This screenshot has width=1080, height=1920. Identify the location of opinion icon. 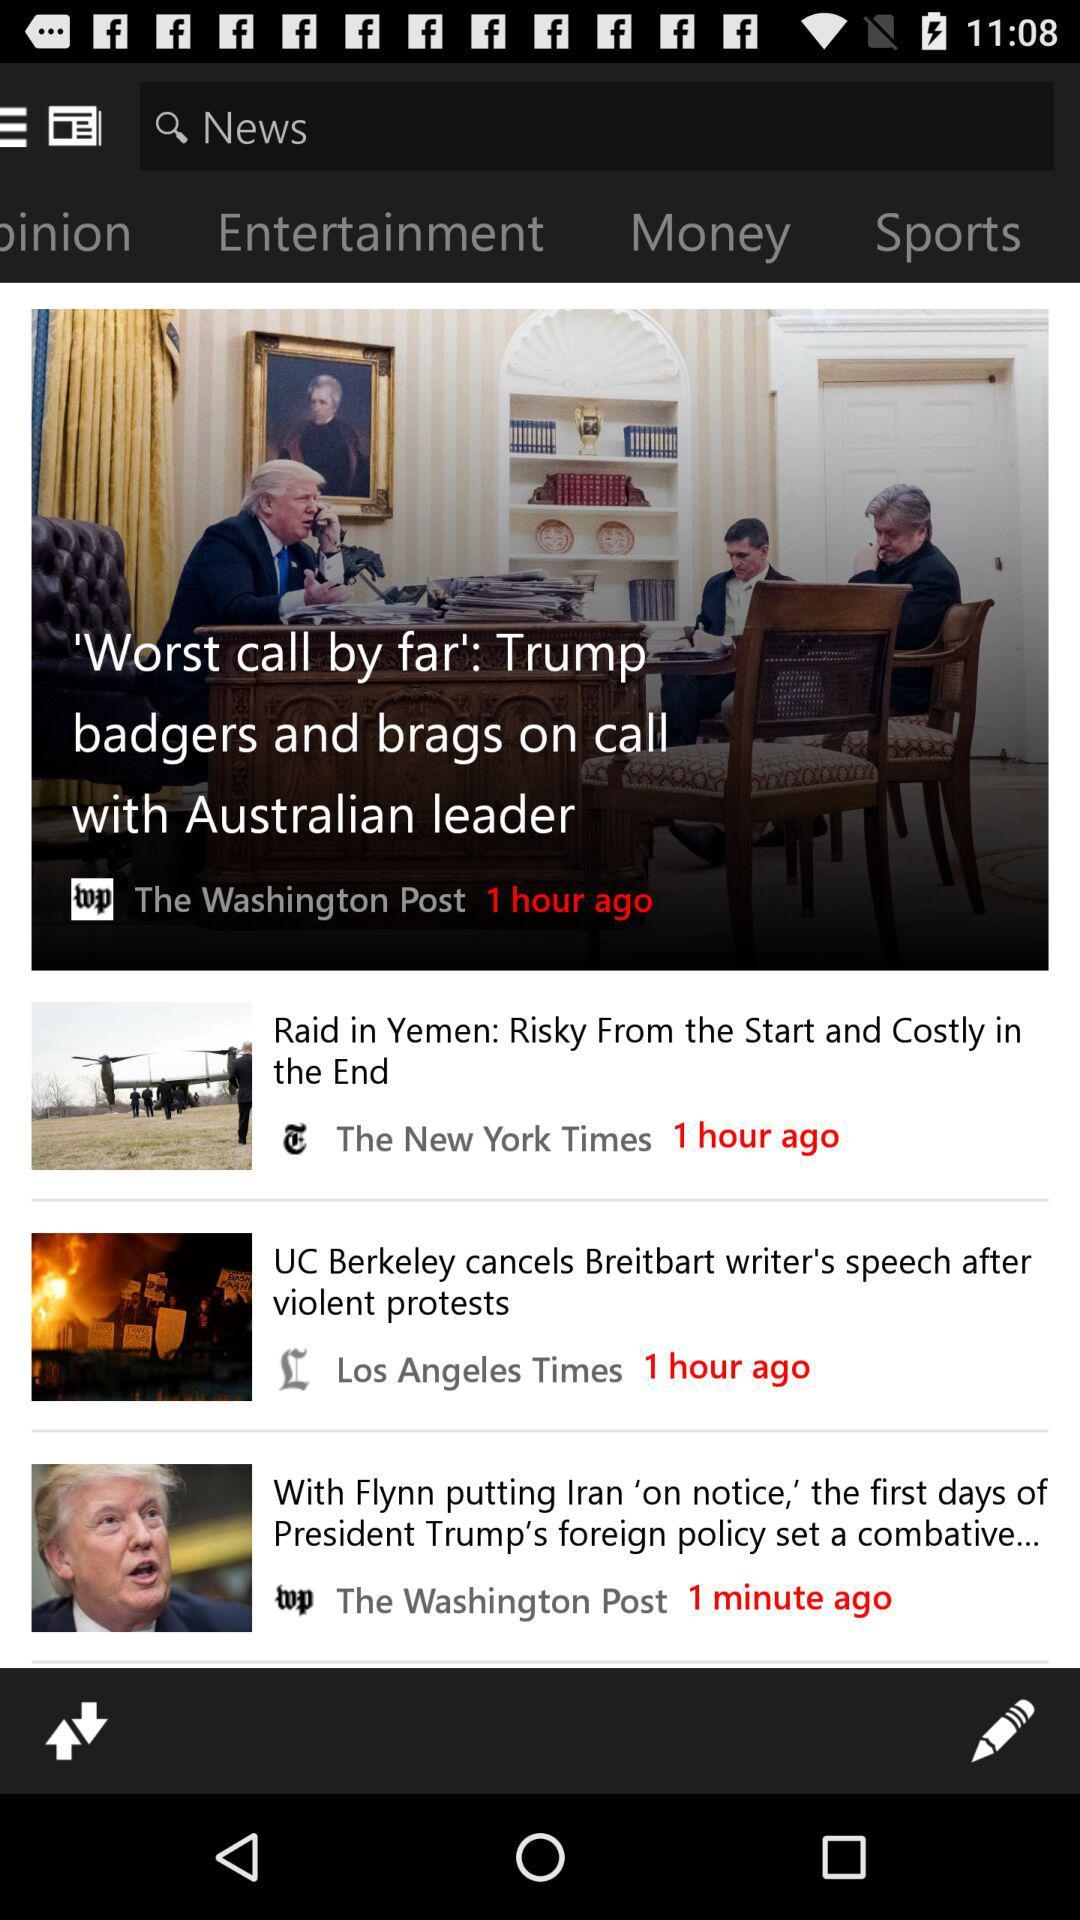
(95, 235).